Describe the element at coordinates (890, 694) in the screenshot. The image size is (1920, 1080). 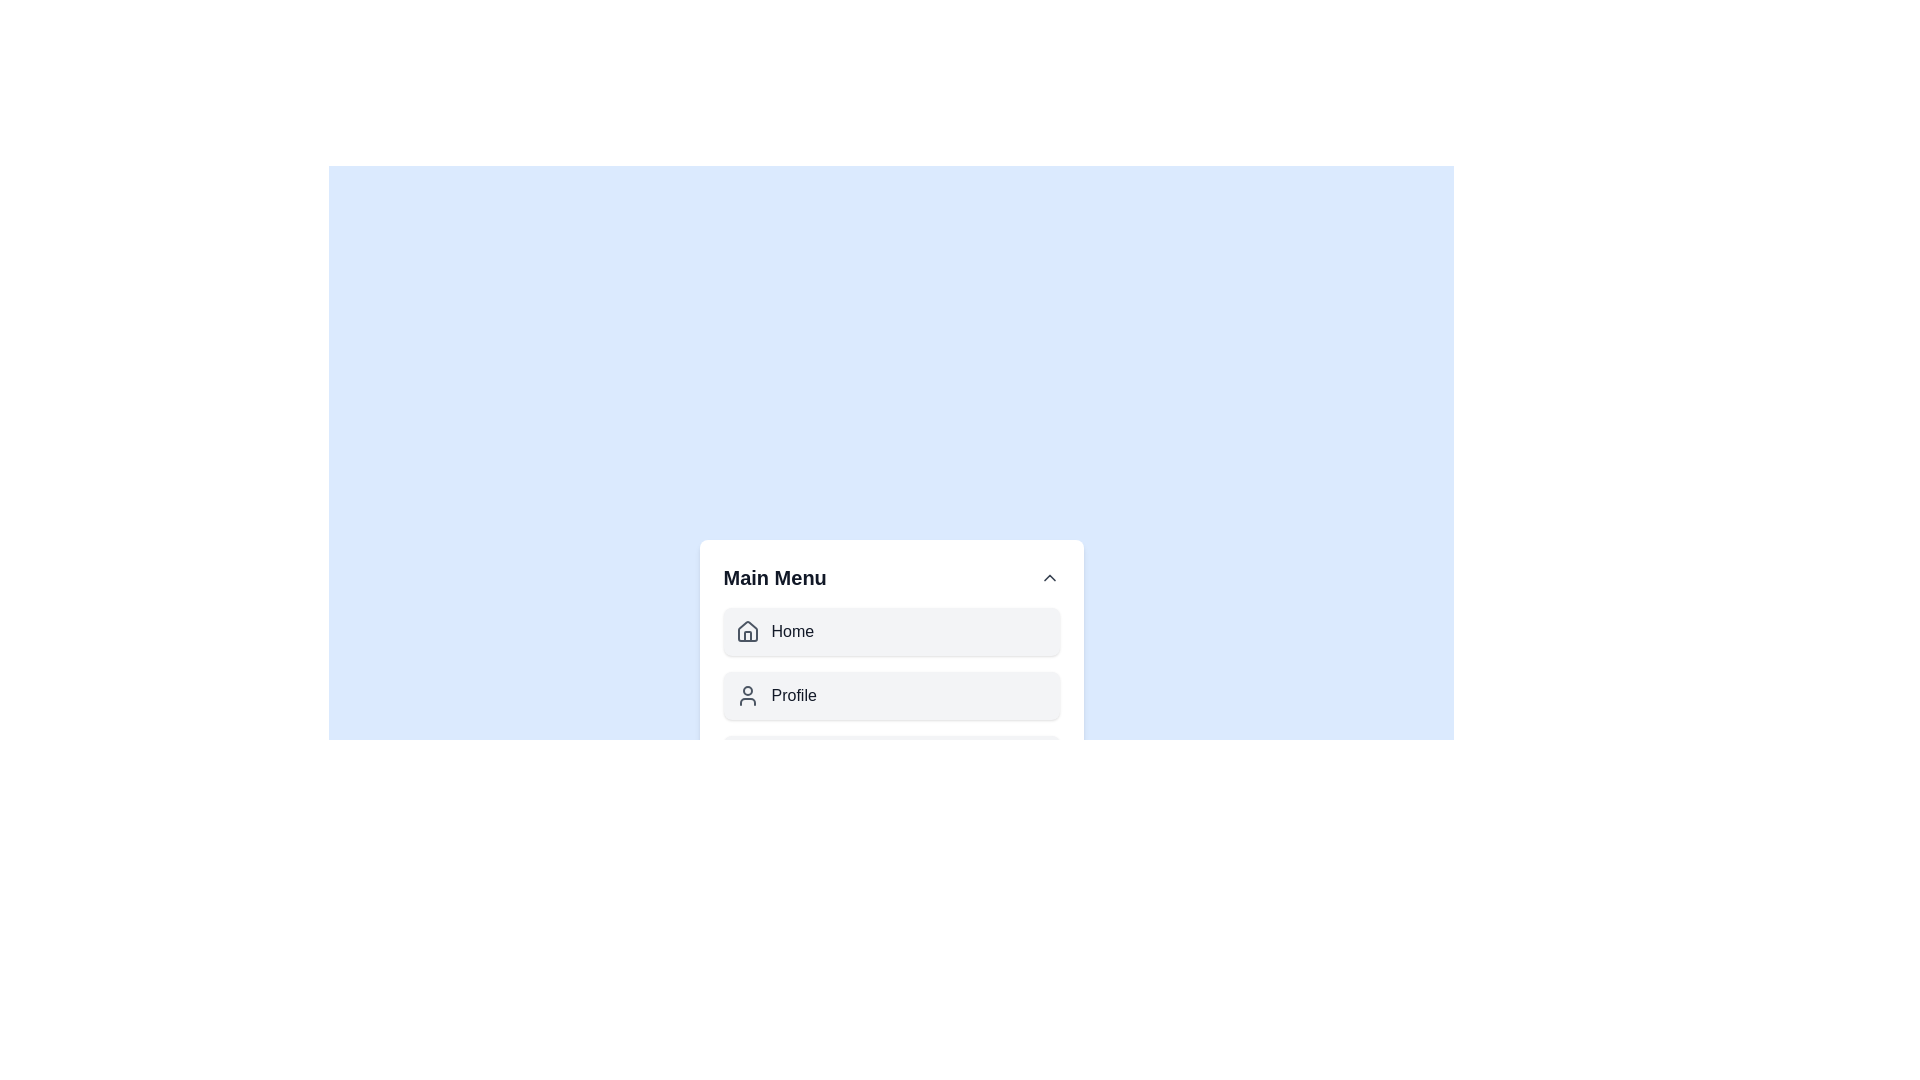
I see `the menu item labeled Profile` at that location.